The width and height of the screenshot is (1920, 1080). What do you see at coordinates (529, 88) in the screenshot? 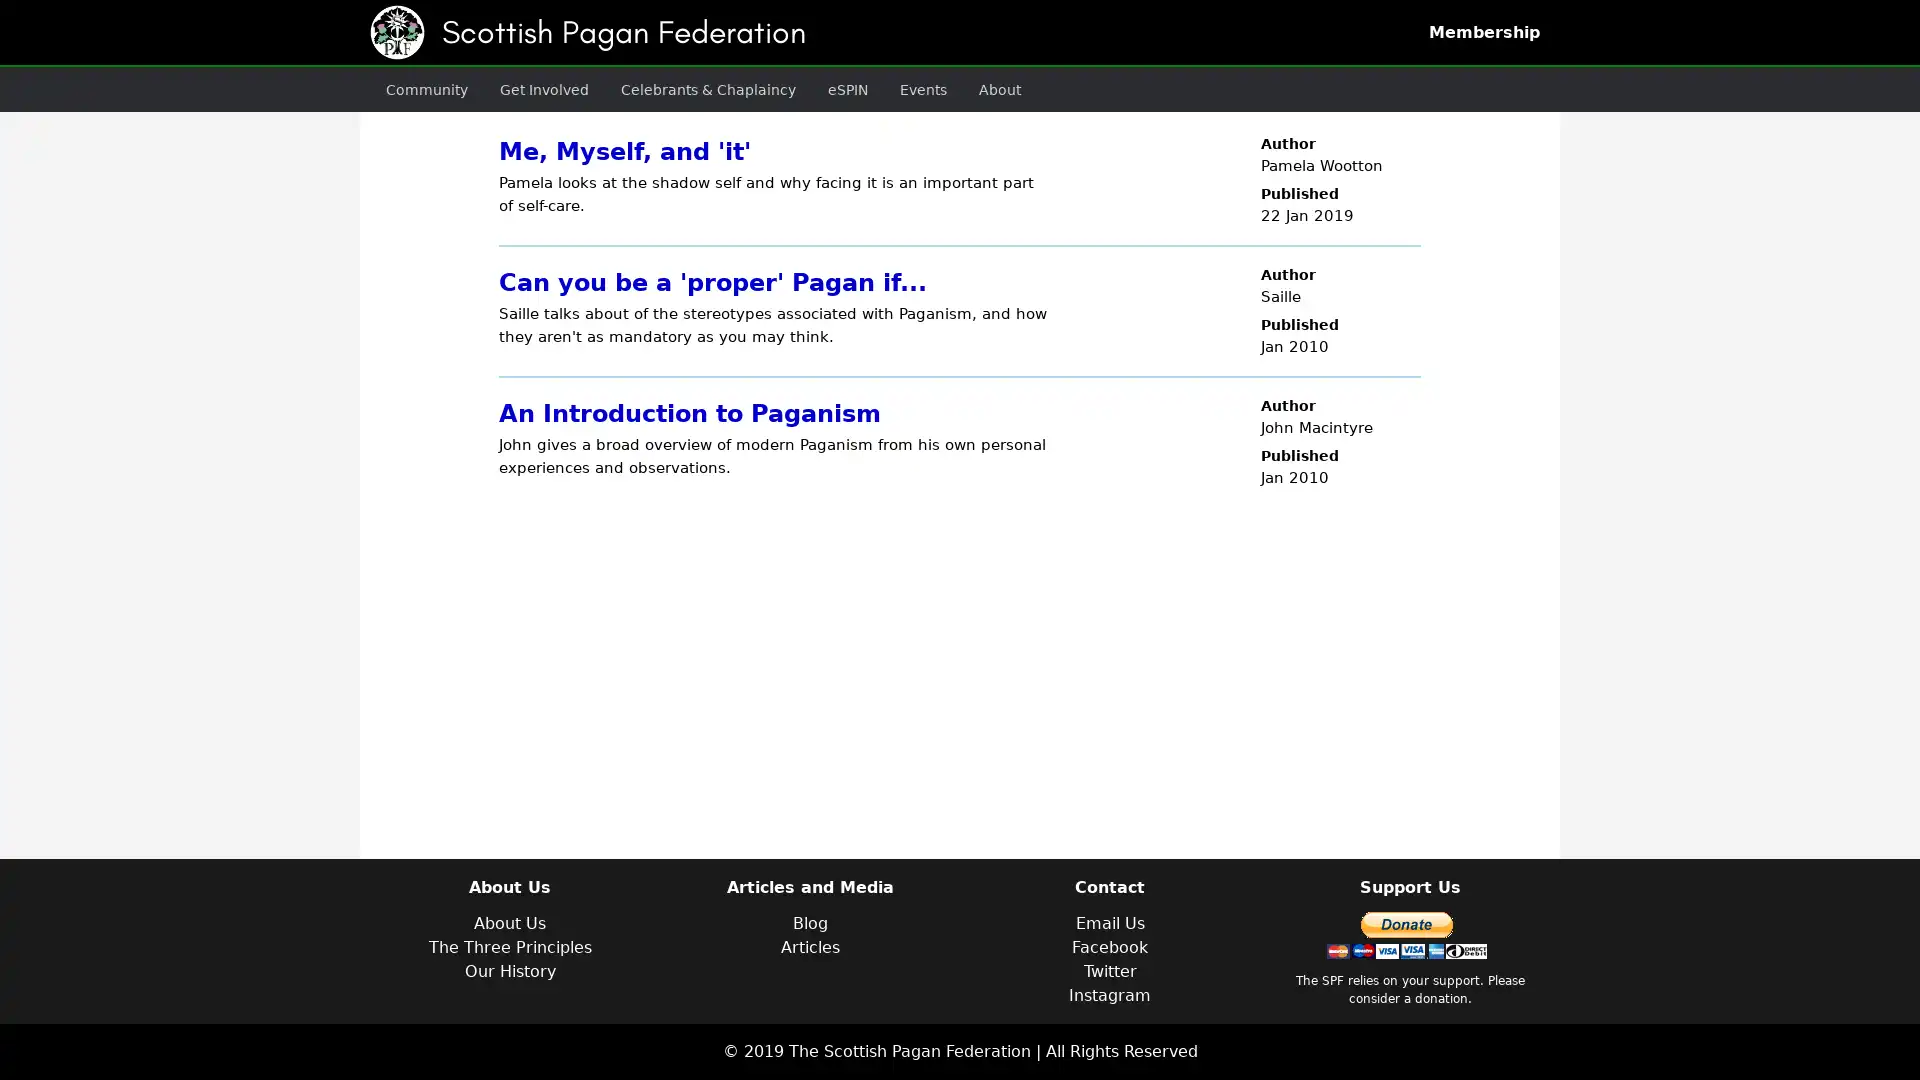
I see `Get Involved` at bounding box center [529, 88].